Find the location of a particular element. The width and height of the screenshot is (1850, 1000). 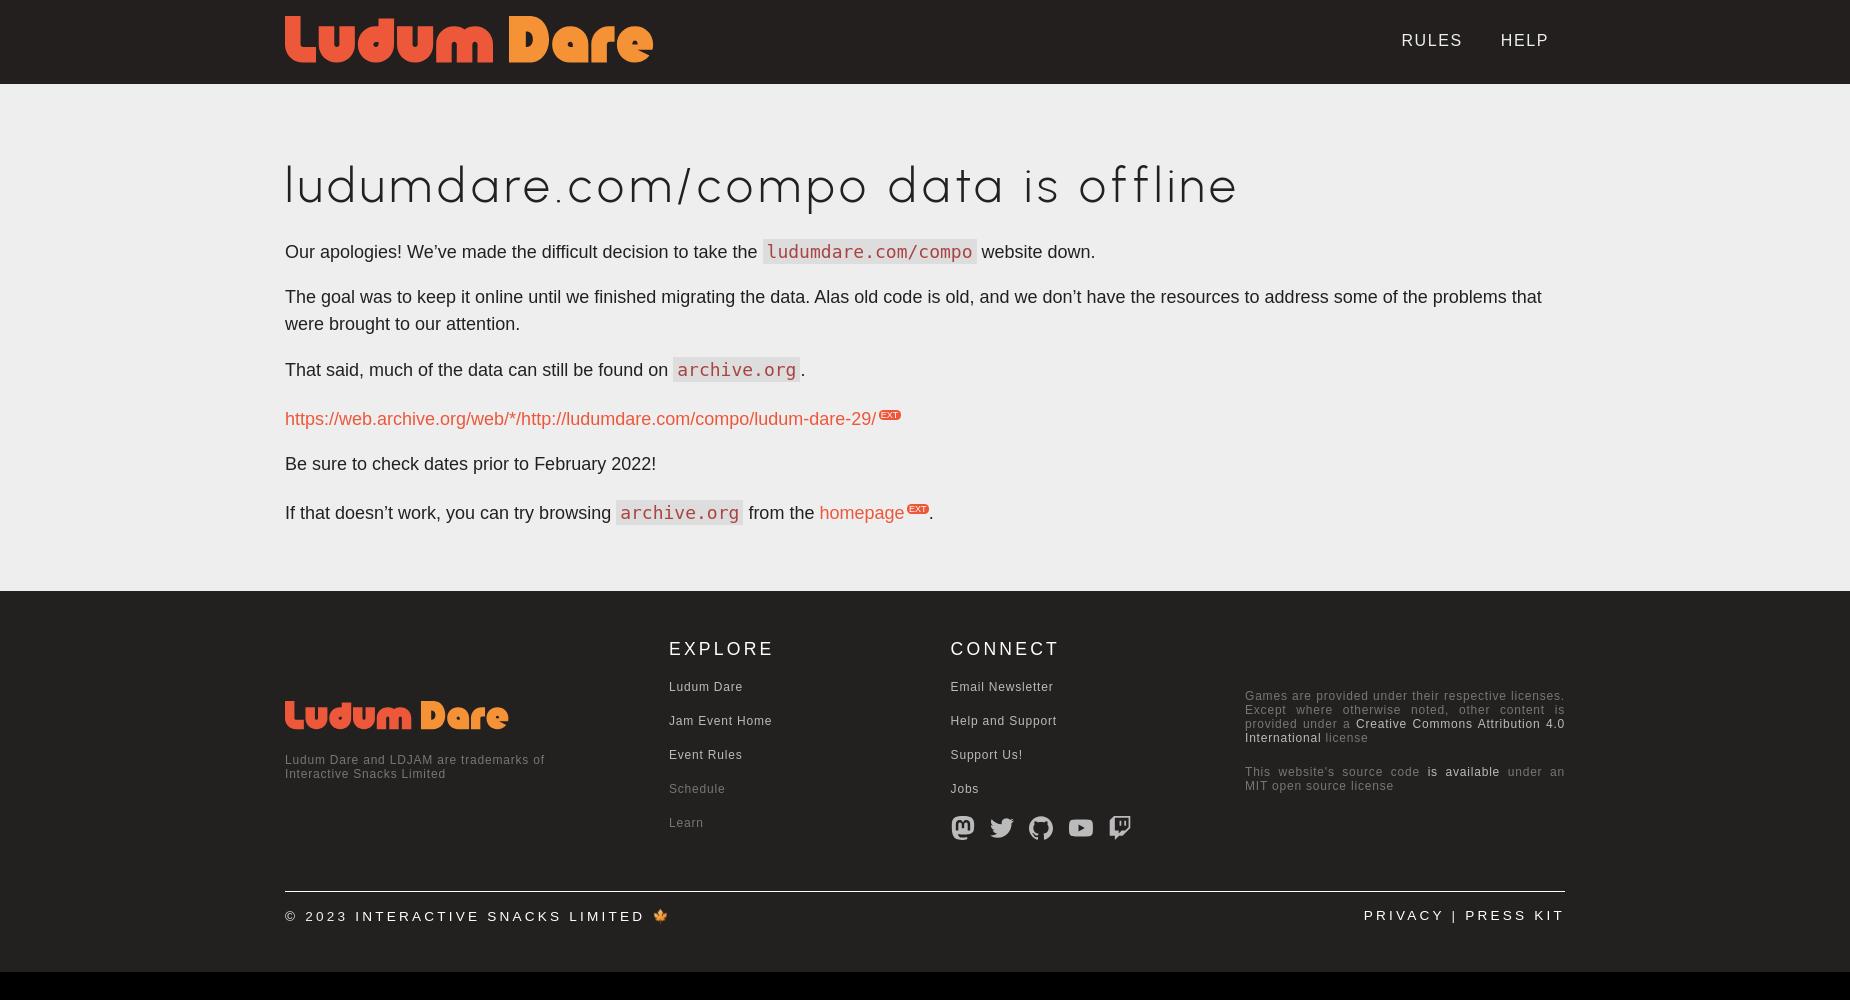

'HELP' is located at coordinates (1524, 40).